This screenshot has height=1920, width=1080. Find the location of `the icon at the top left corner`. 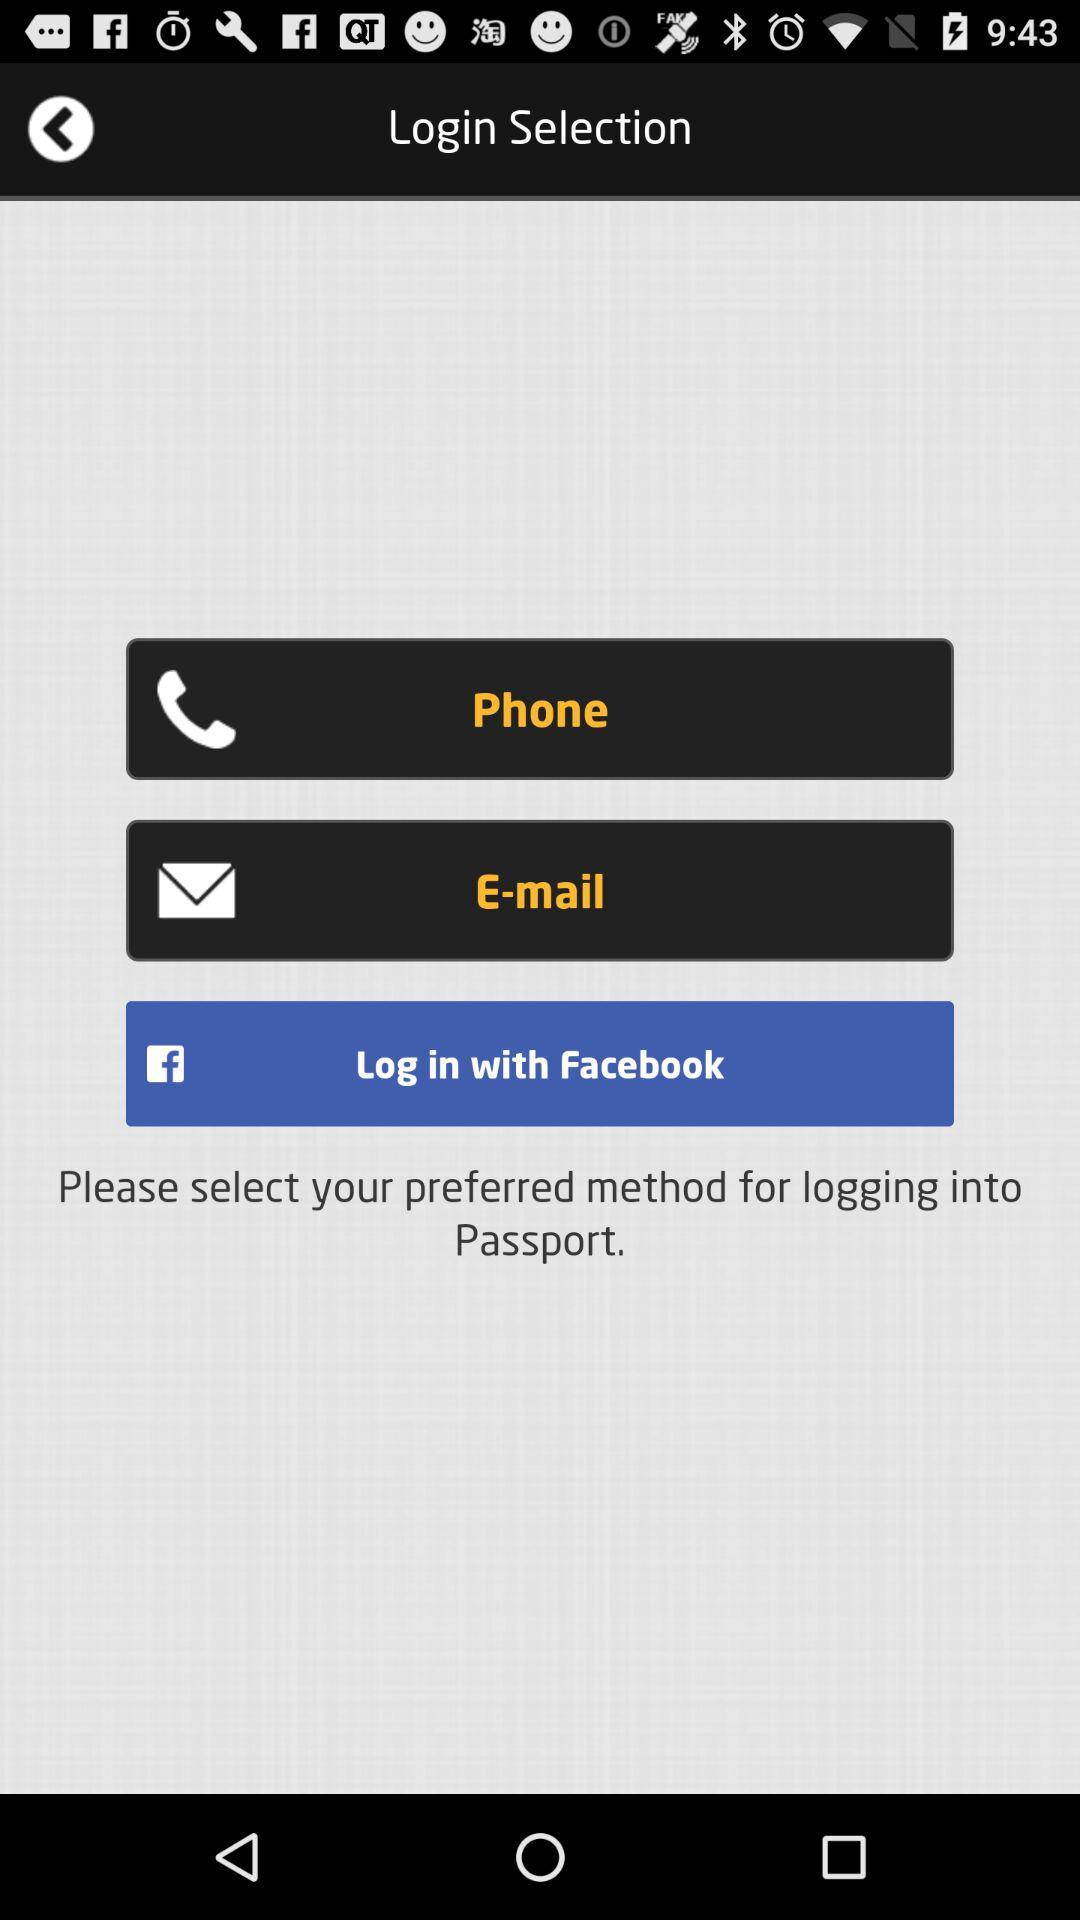

the icon at the top left corner is located at coordinates (60, 128).